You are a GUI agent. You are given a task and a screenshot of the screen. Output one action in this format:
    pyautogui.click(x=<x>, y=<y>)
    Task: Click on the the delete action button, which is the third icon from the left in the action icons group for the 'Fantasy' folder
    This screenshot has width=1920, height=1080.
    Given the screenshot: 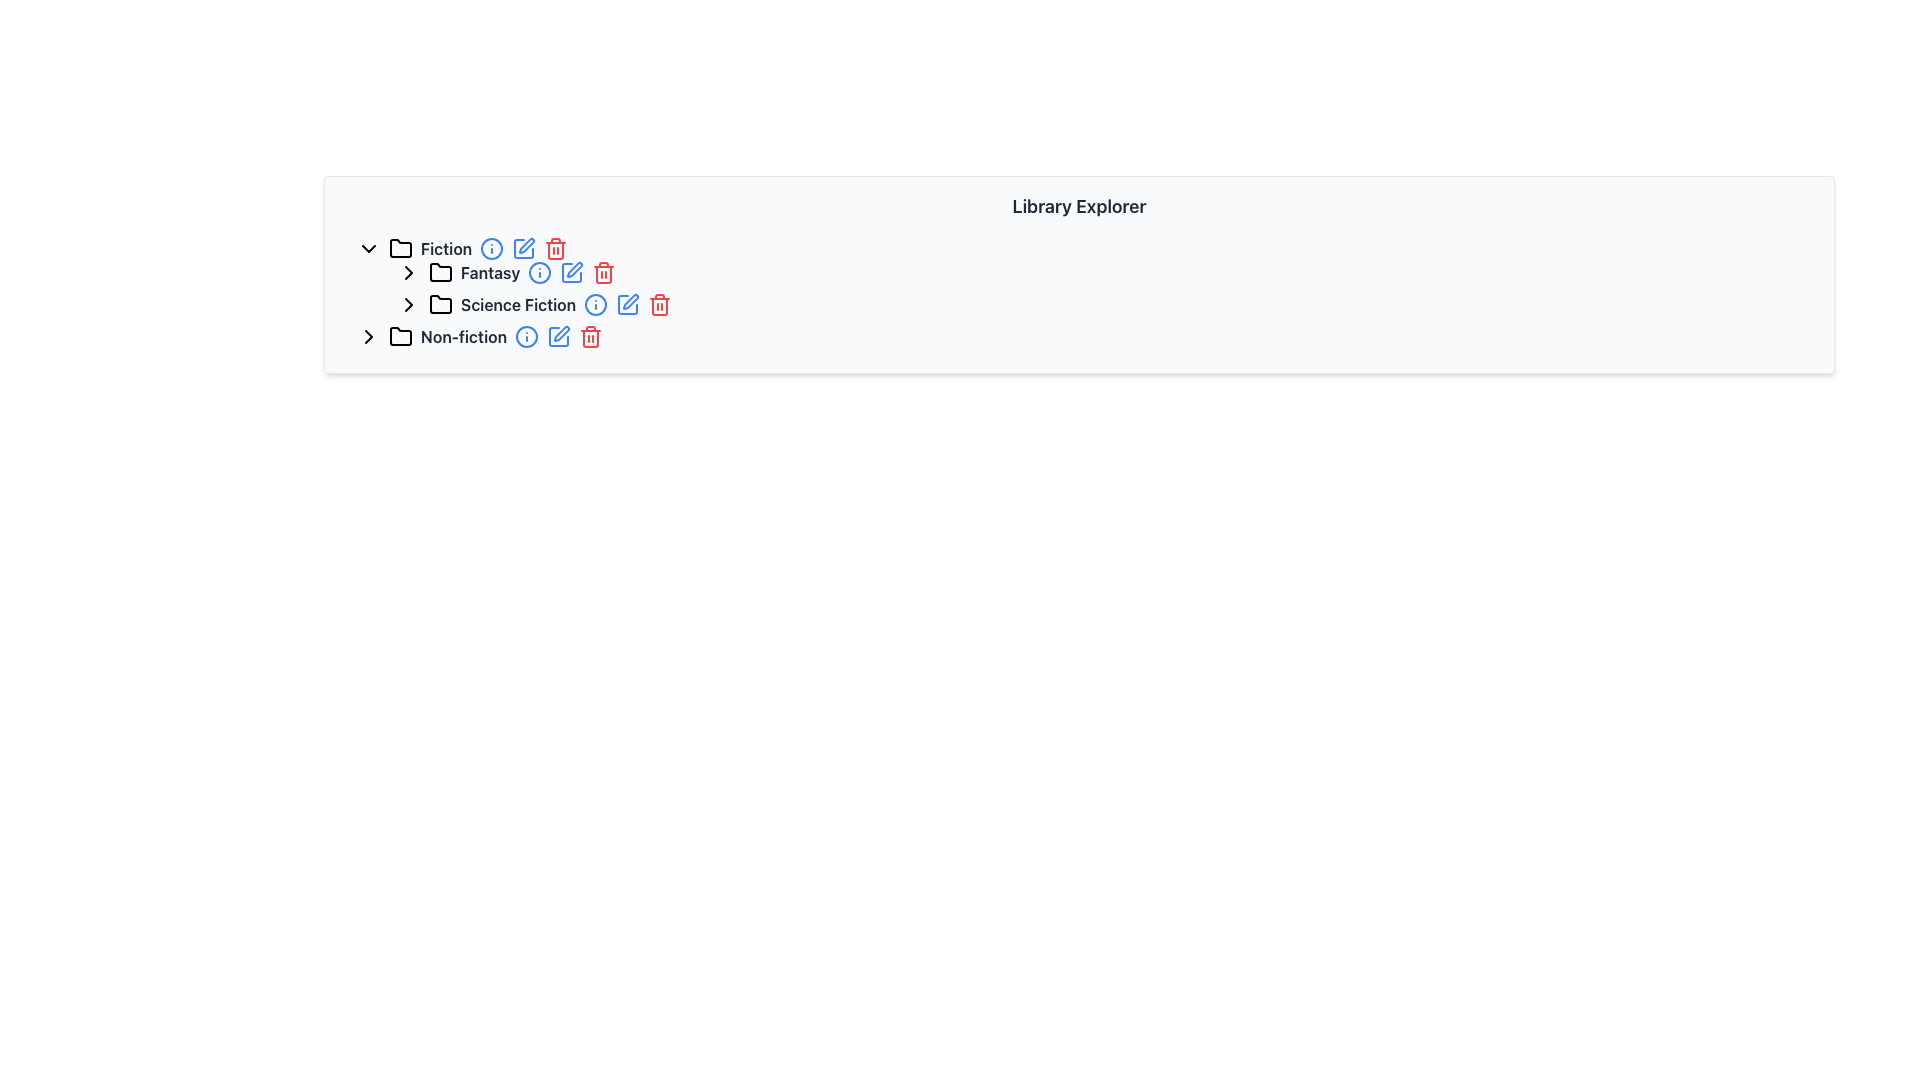 What is the action you would take?
    pyautogui.click(x=603, y=273)
    